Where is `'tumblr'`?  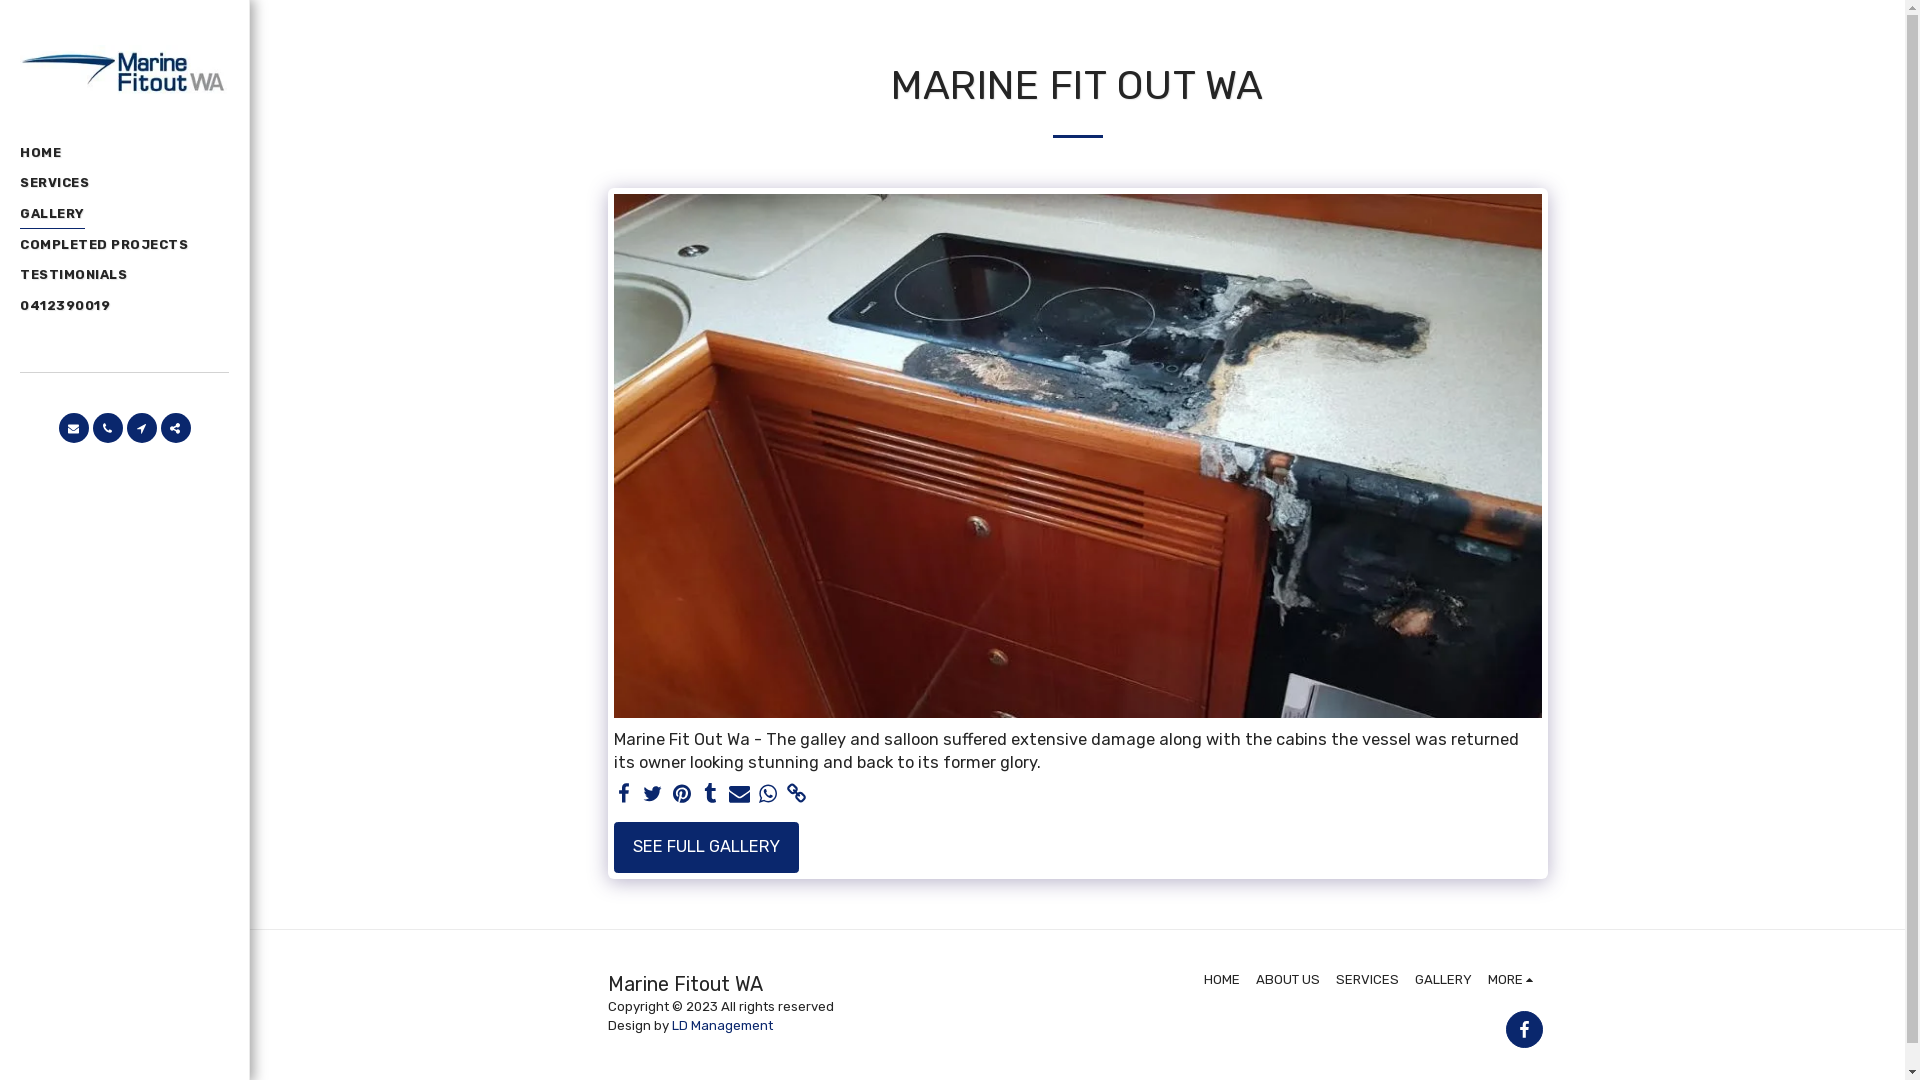
'tumblr' is located at coordinates (710, 793).